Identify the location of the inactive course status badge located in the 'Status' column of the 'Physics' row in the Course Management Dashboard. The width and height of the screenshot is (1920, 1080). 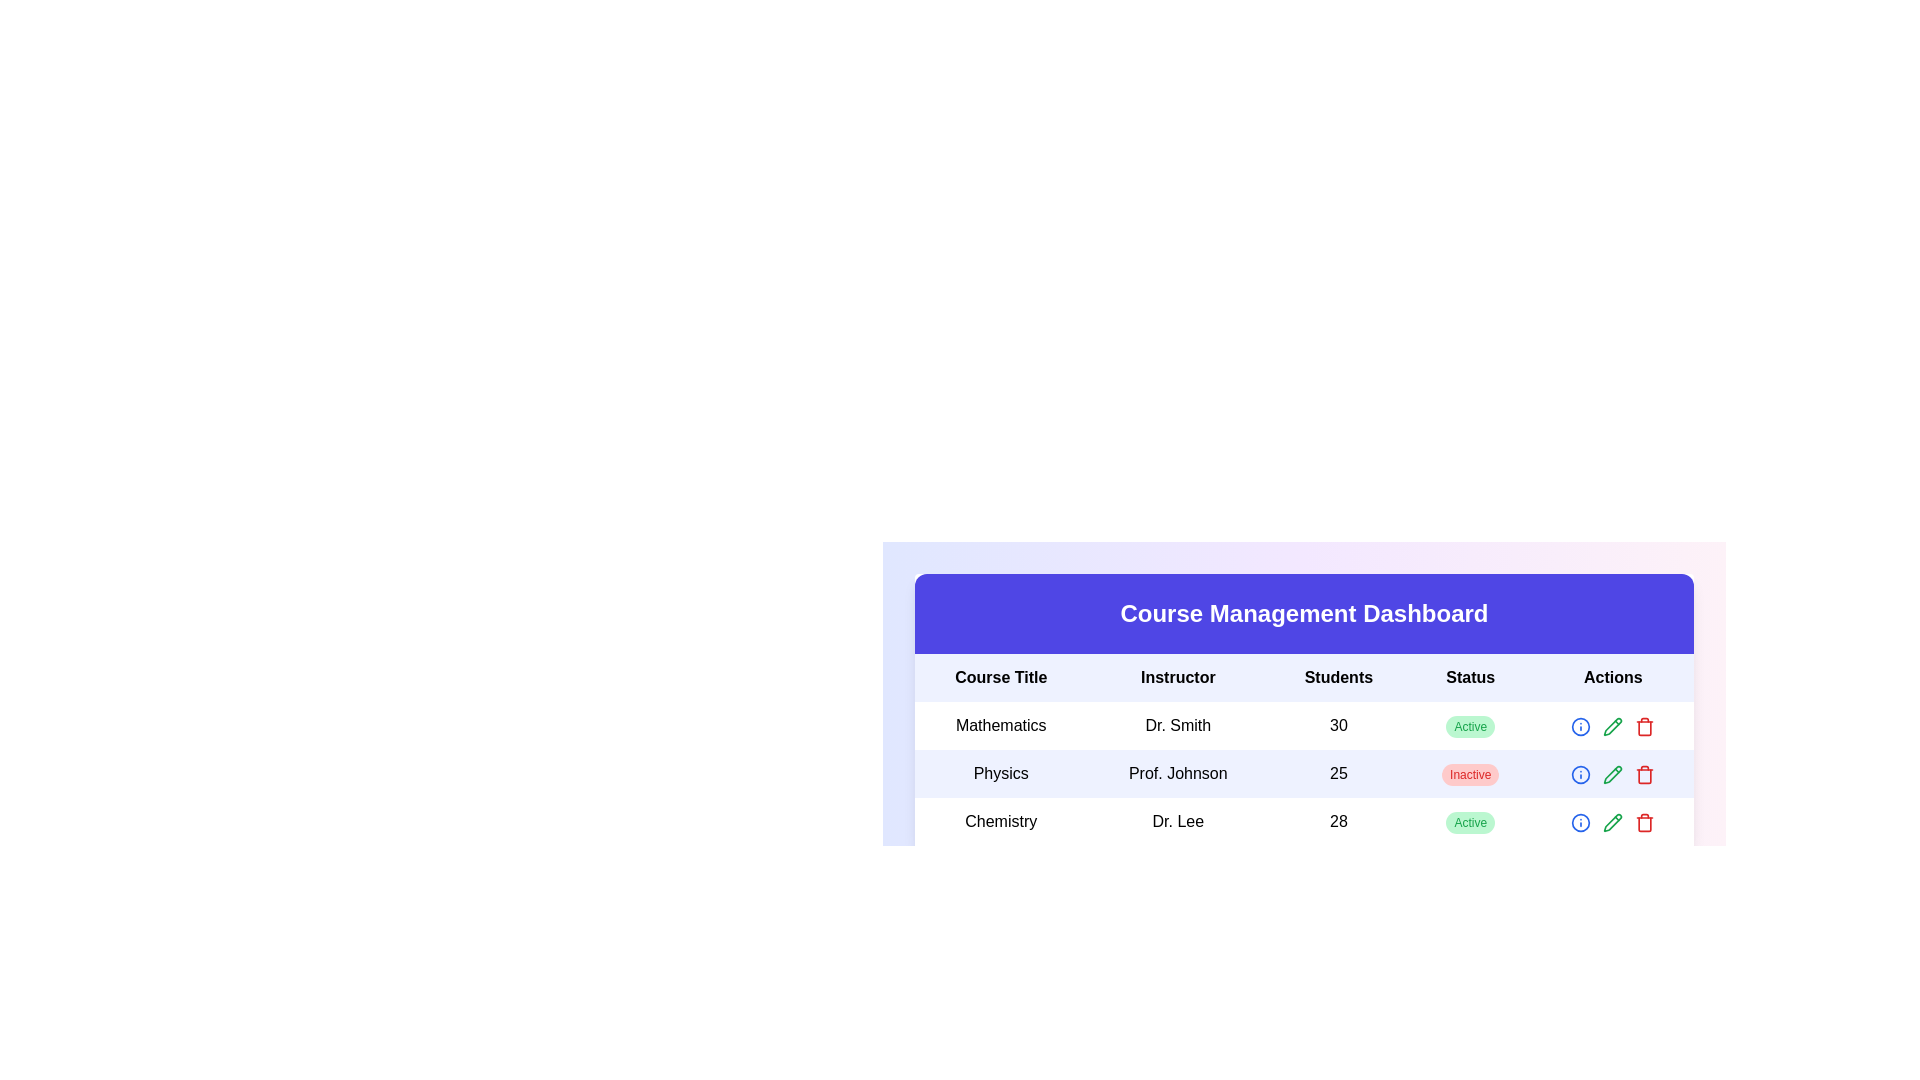
(1470, 774).